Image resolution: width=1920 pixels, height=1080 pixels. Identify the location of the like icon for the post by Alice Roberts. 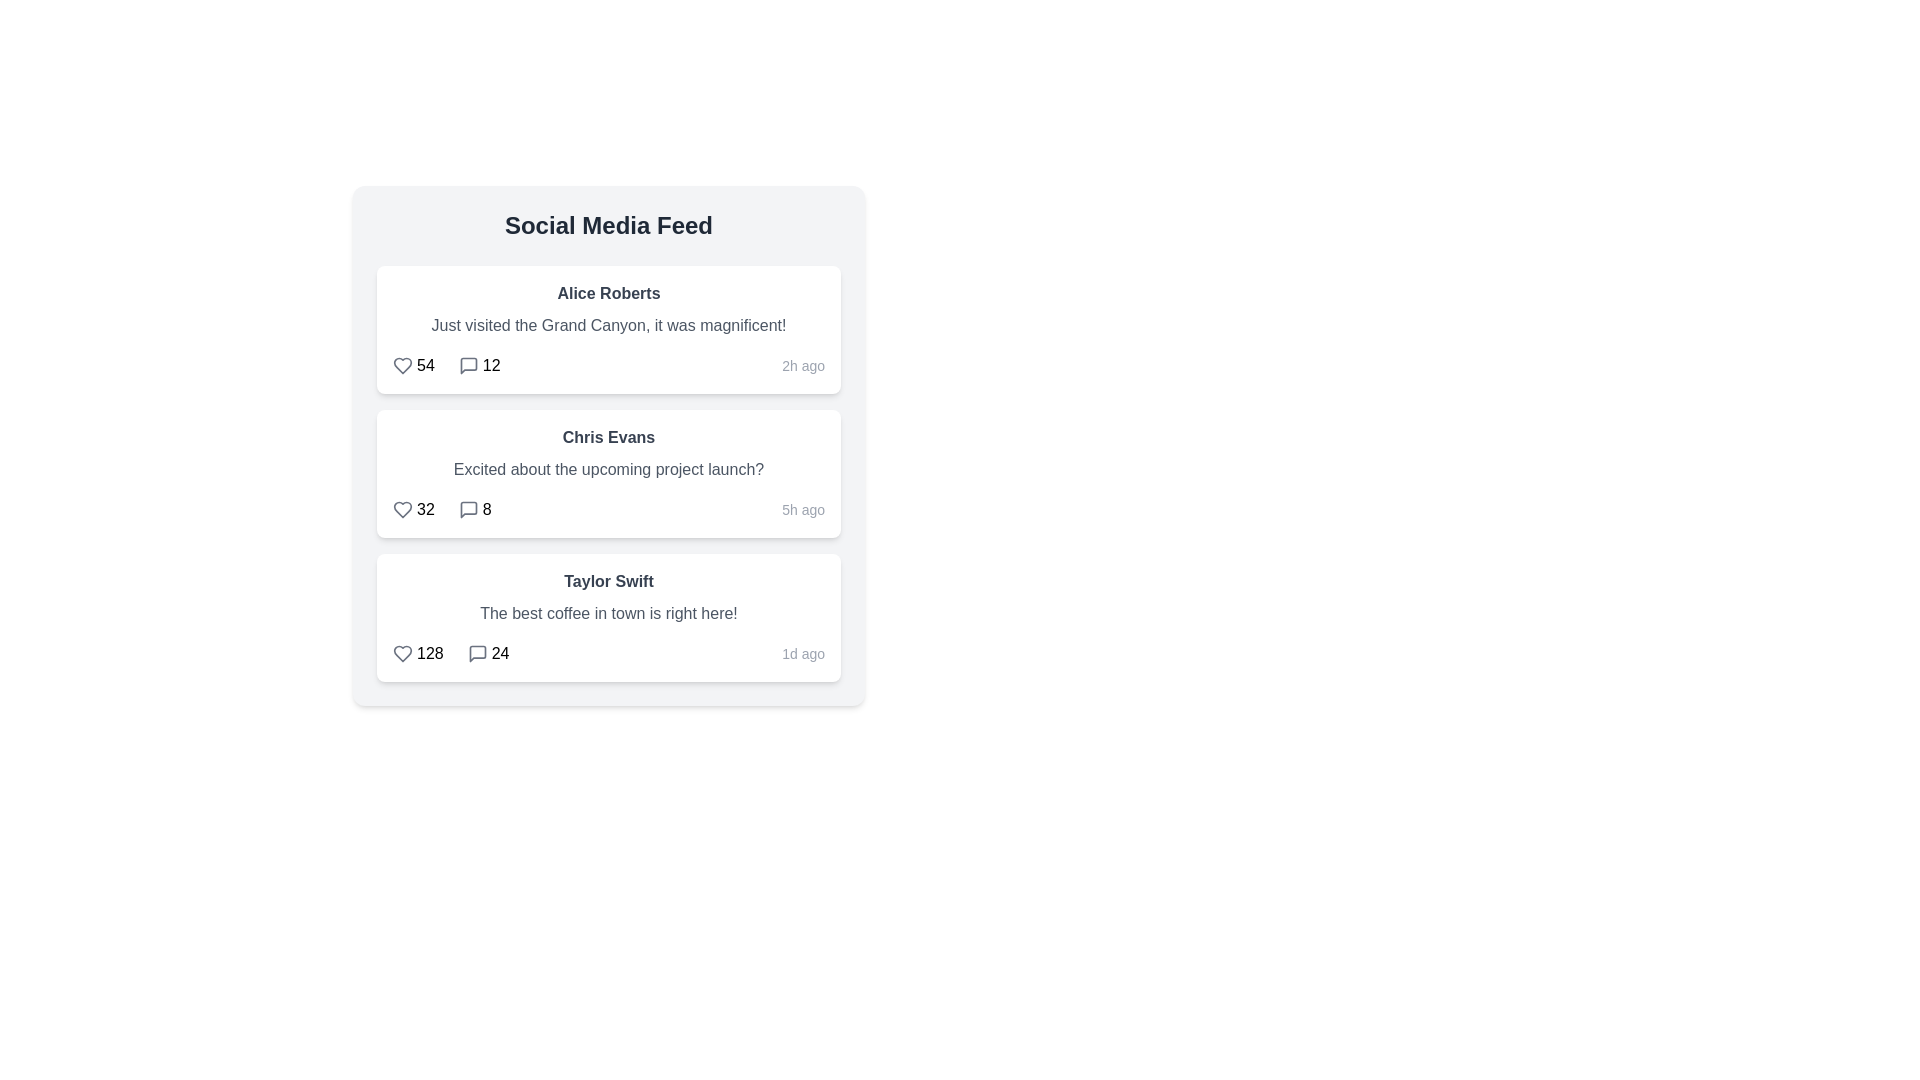
(402, 366).